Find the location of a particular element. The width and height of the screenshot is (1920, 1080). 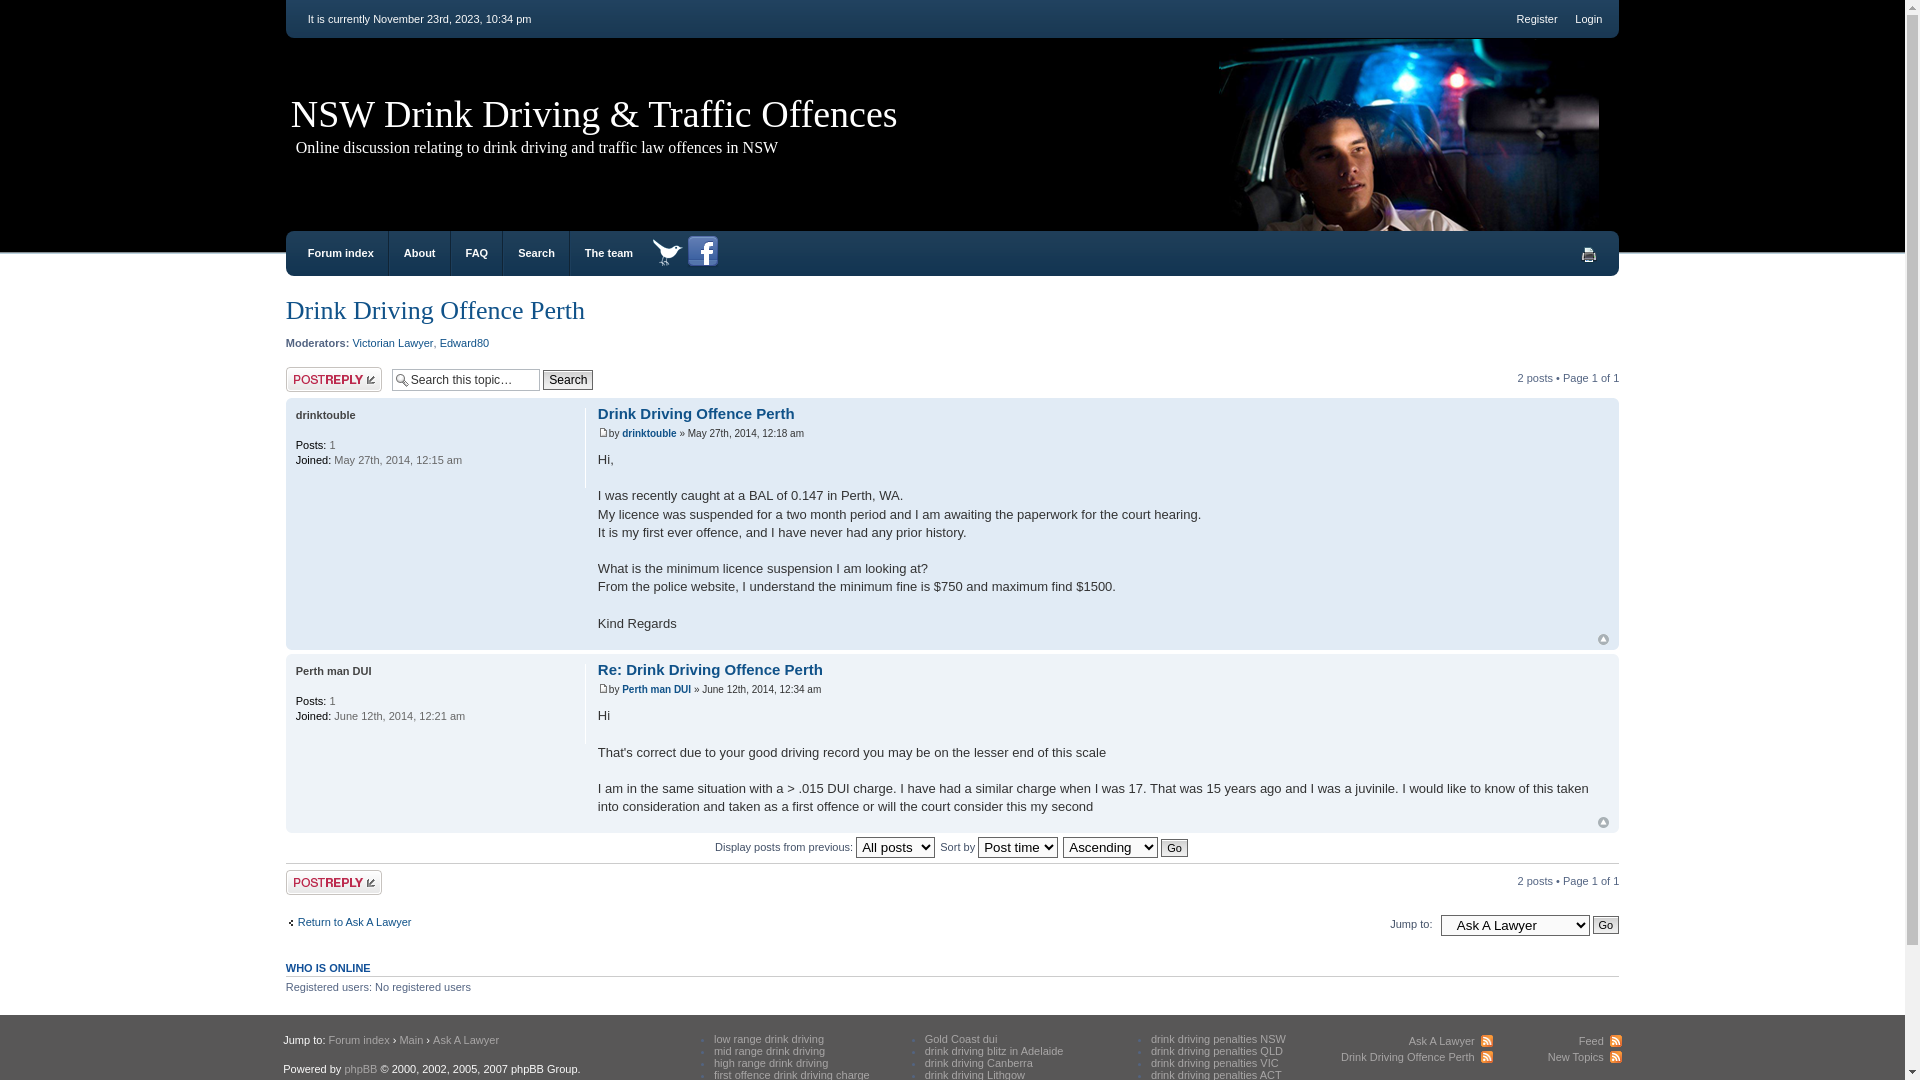

'FAQ' is located at coordinates (476, 252).